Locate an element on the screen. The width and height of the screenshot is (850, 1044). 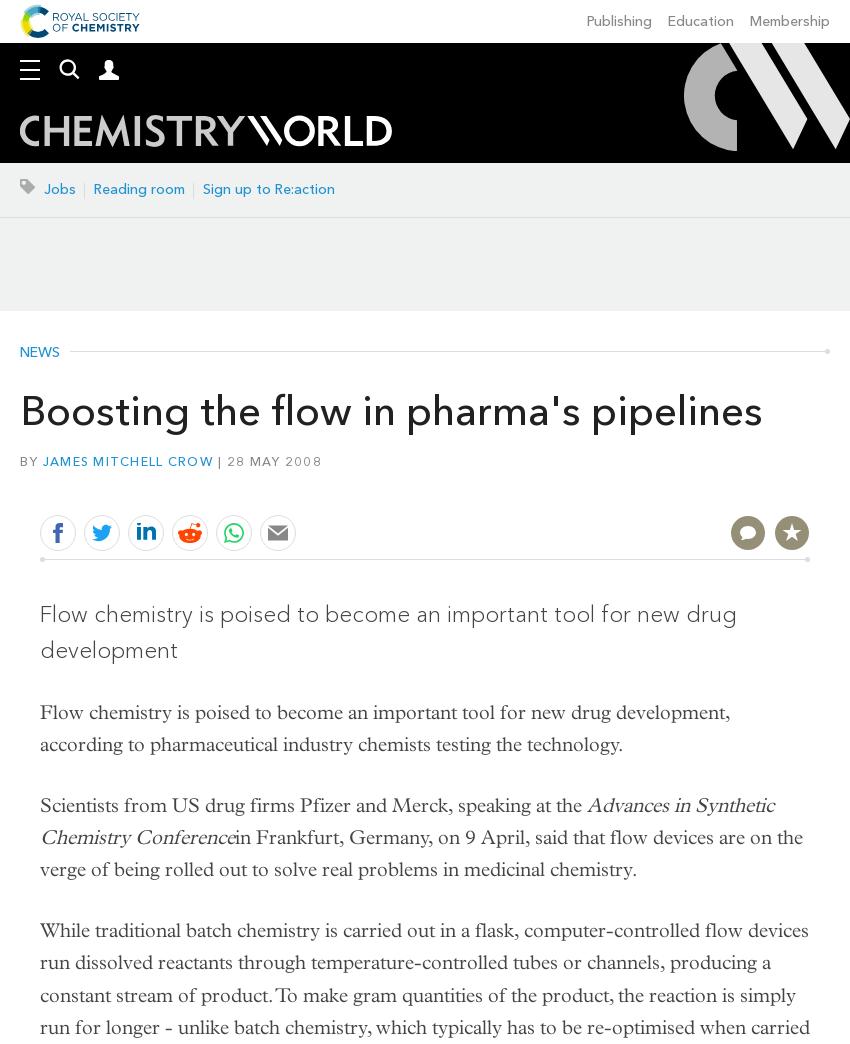
'Education' is located at coordinates (699, 19).